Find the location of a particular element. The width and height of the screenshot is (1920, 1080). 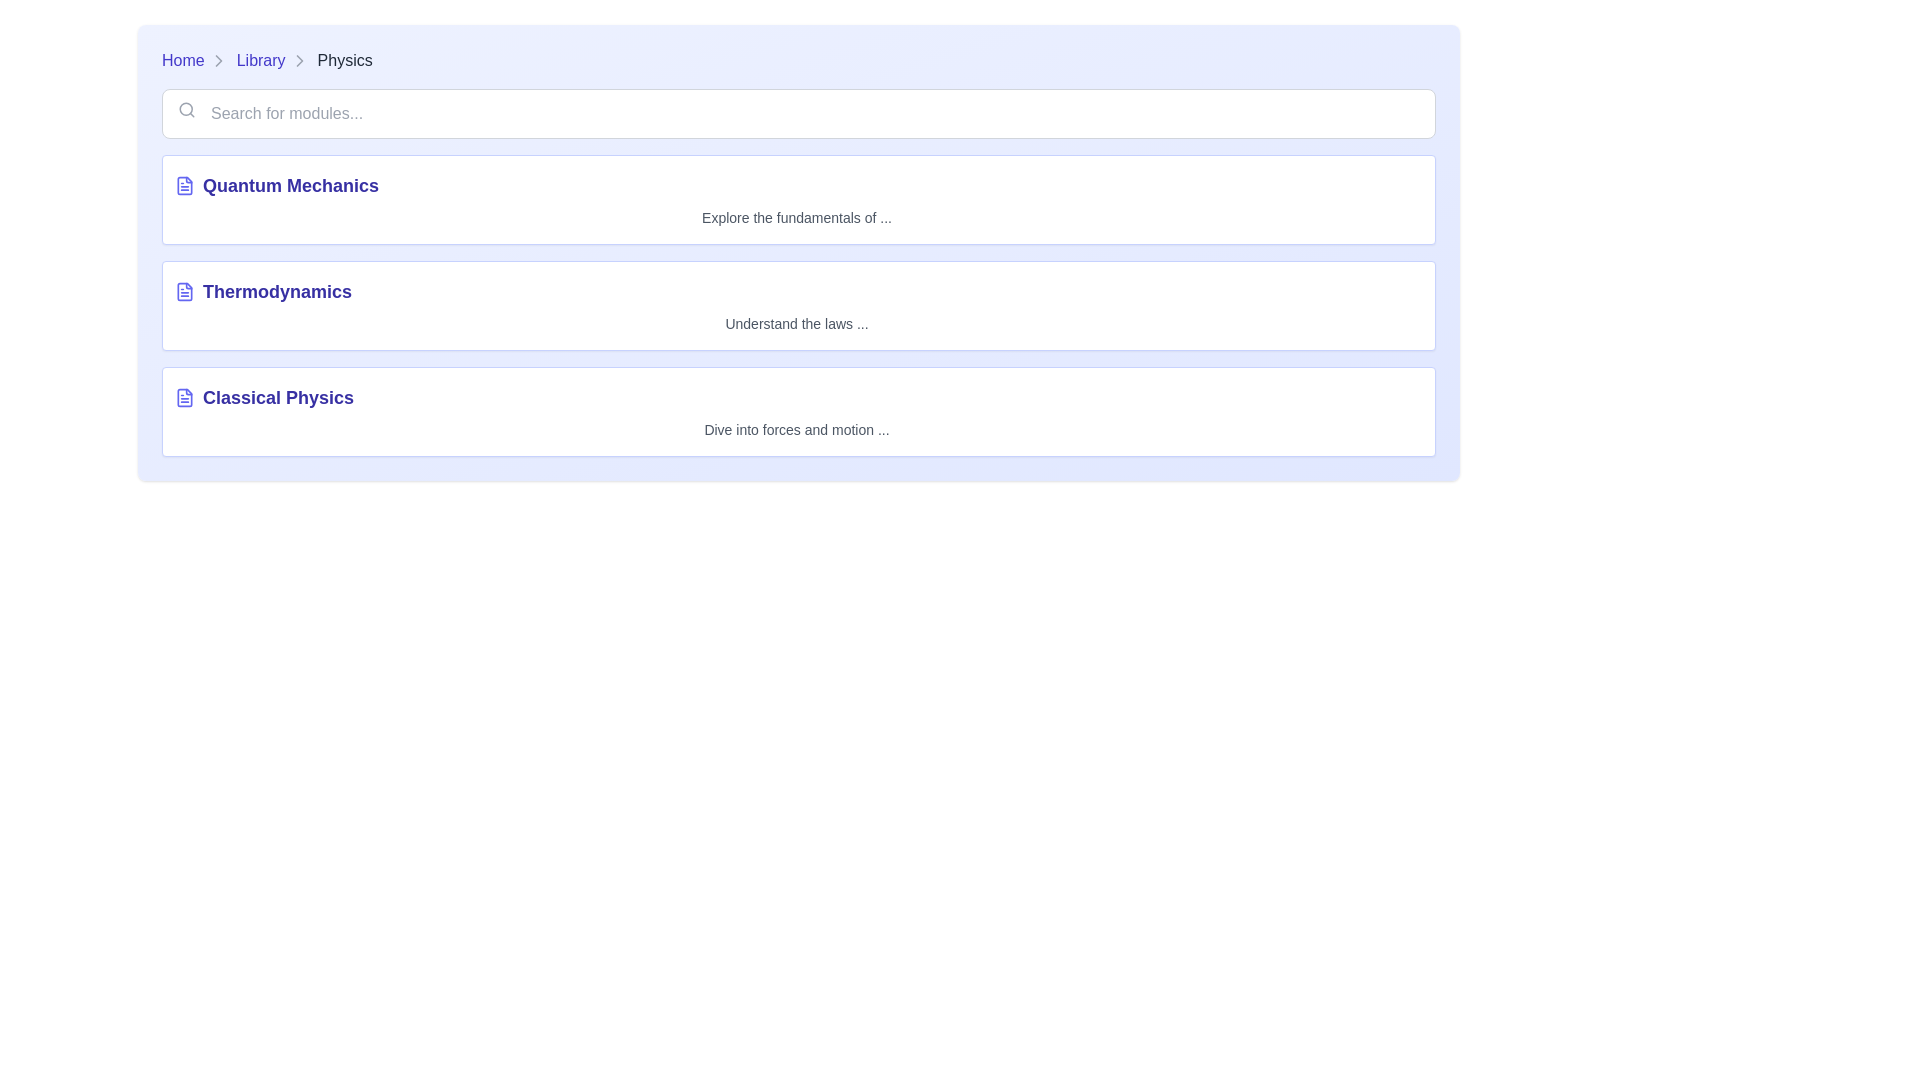

the chevron or arrow icon in the breadcrumb navigation bar, which indicates navigation direction and separates breadcrumb titles, located adjacent to the 'Library' breadcrumb text is located at coordinates (218, 60).